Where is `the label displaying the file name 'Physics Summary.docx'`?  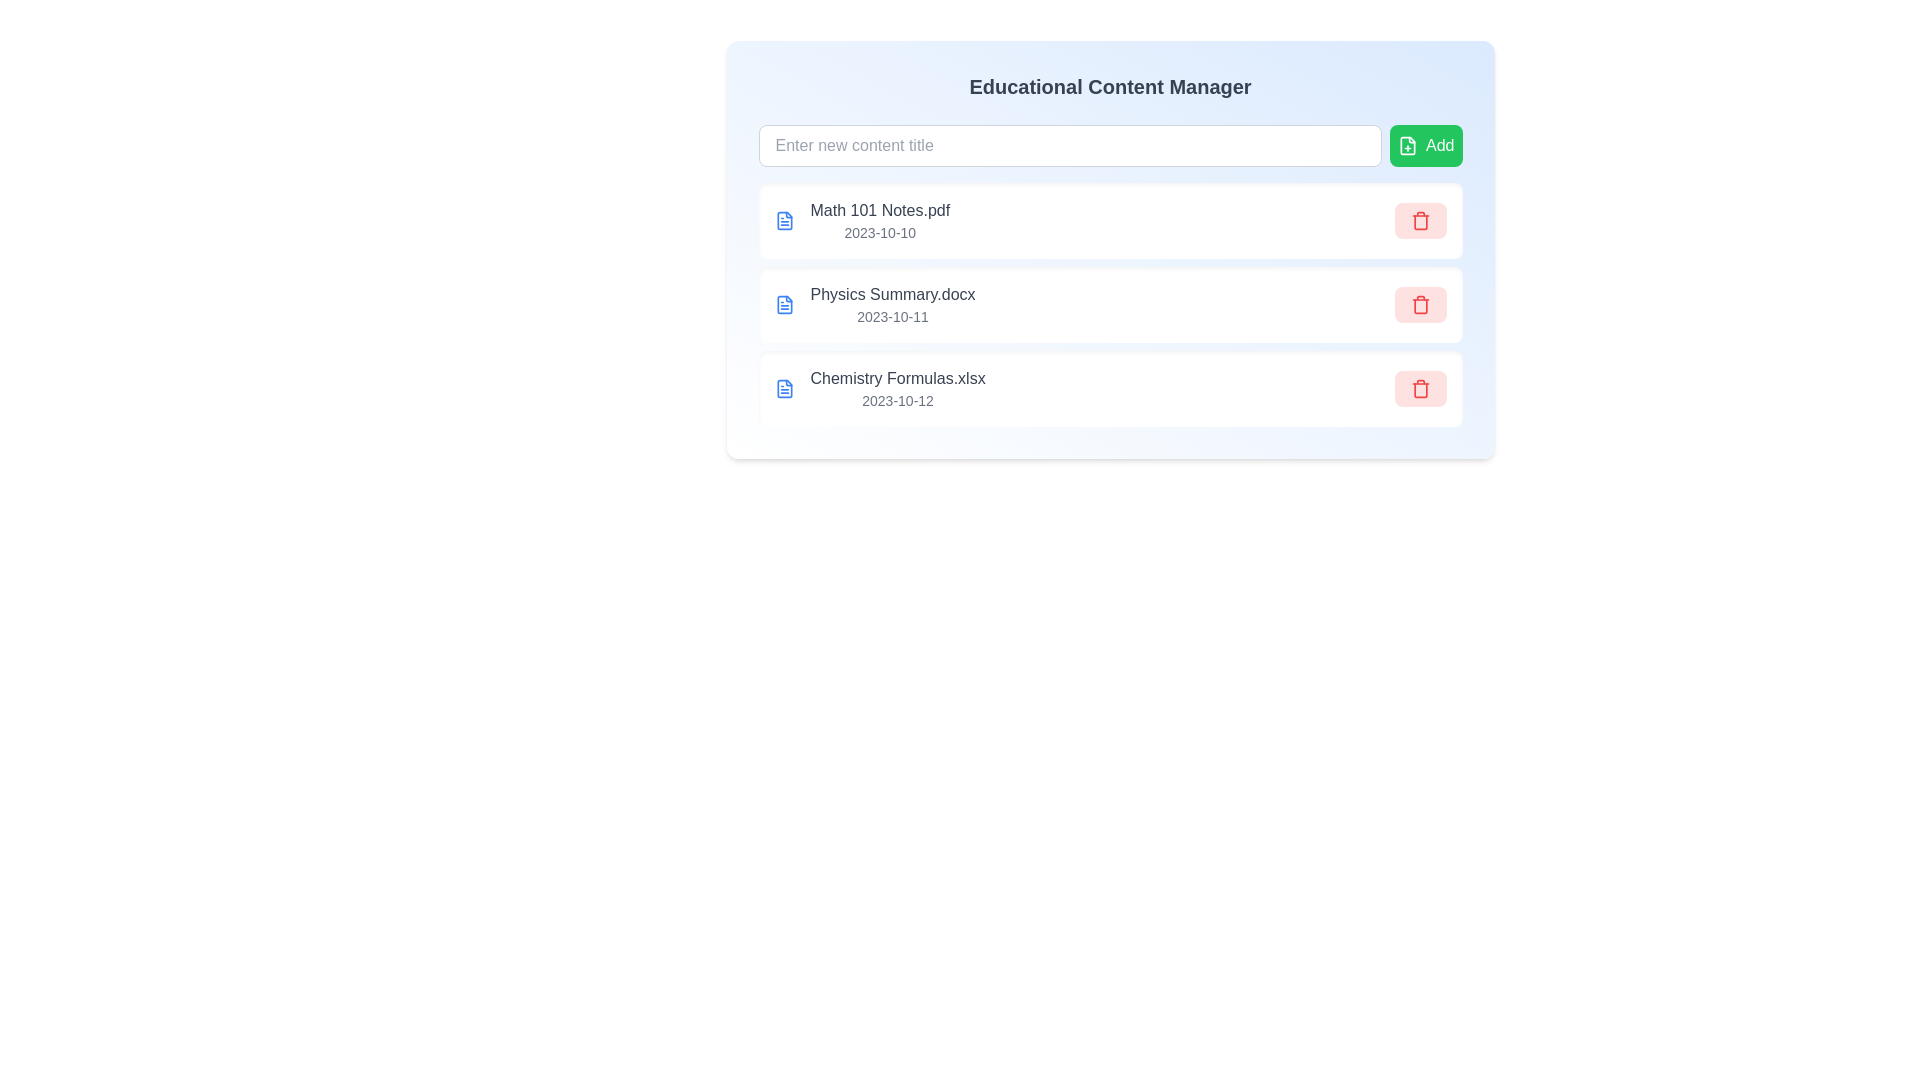 the label displaying the file name 'Physics Summary.docx' is located at coordinates (891, 294).